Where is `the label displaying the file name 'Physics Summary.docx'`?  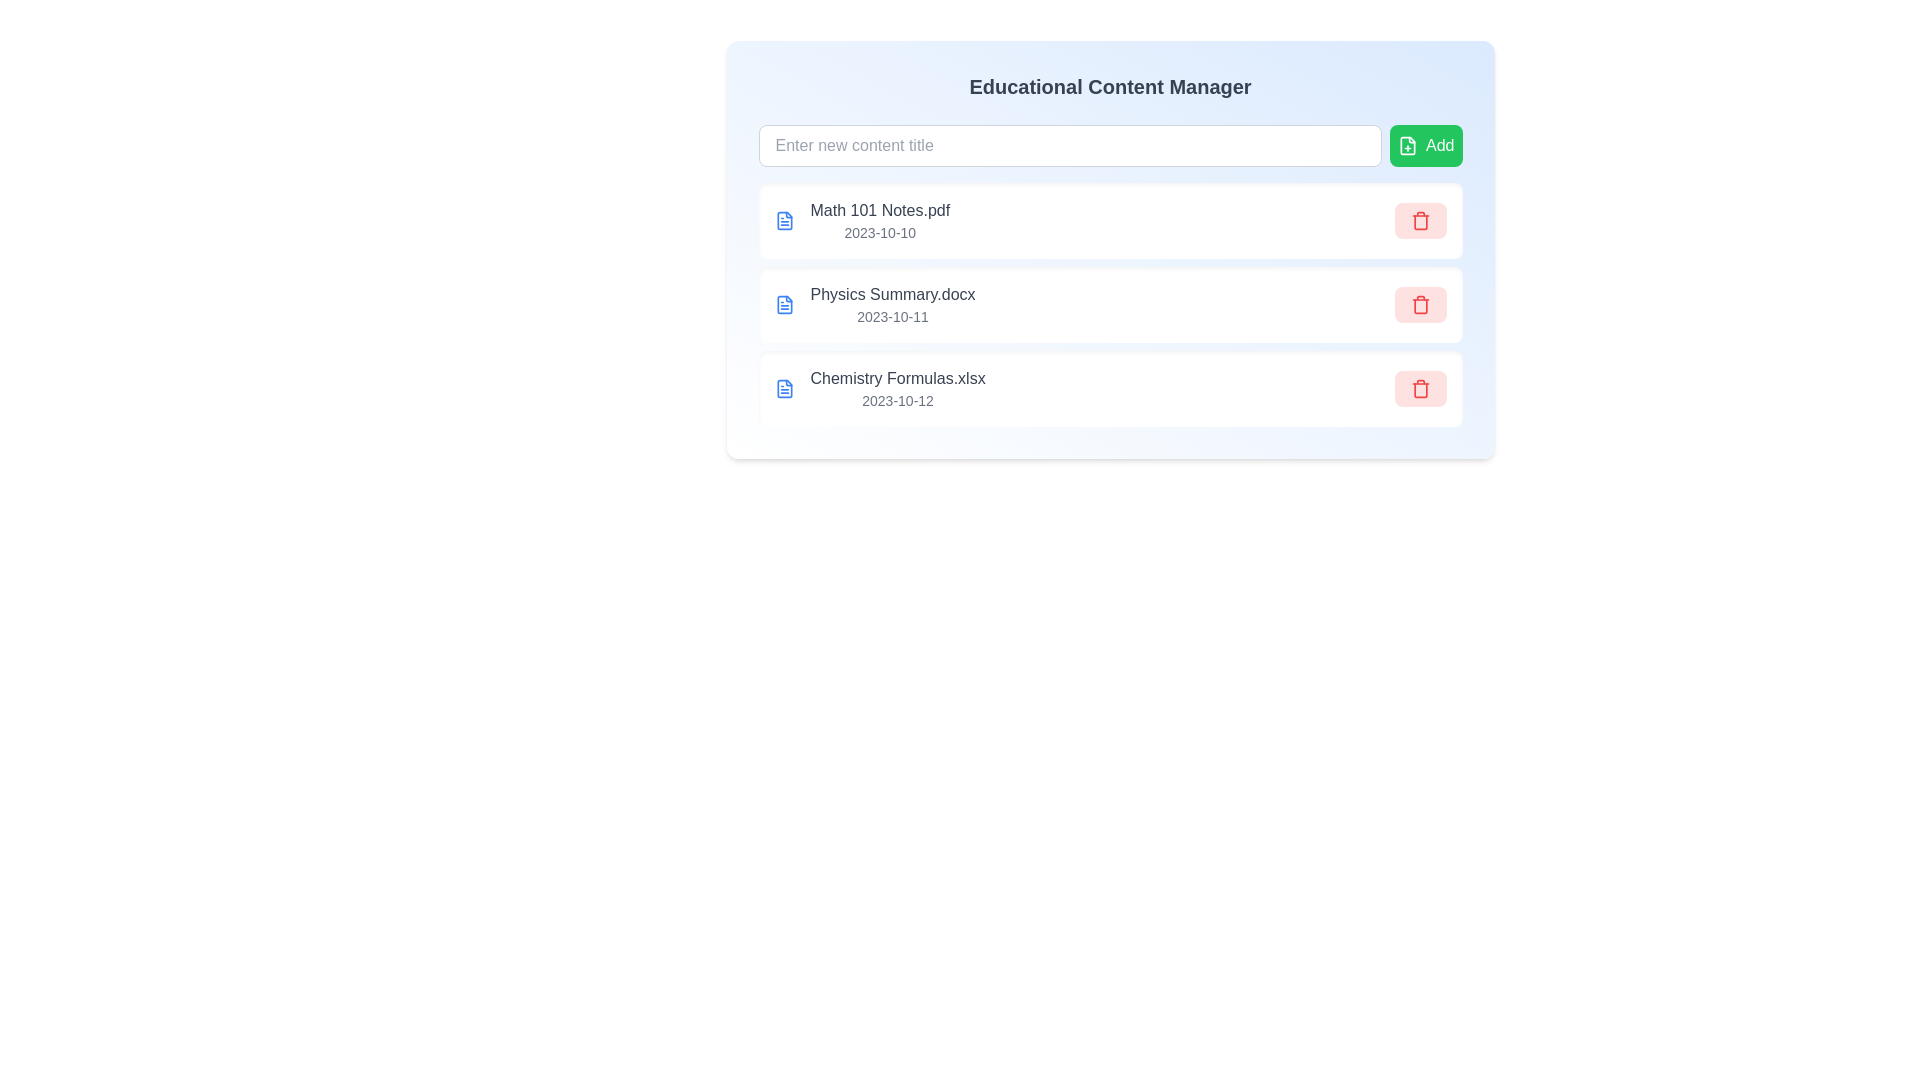 the label displaying the file name 'Physics Summary.docx' is located at coordinates (891, 294).